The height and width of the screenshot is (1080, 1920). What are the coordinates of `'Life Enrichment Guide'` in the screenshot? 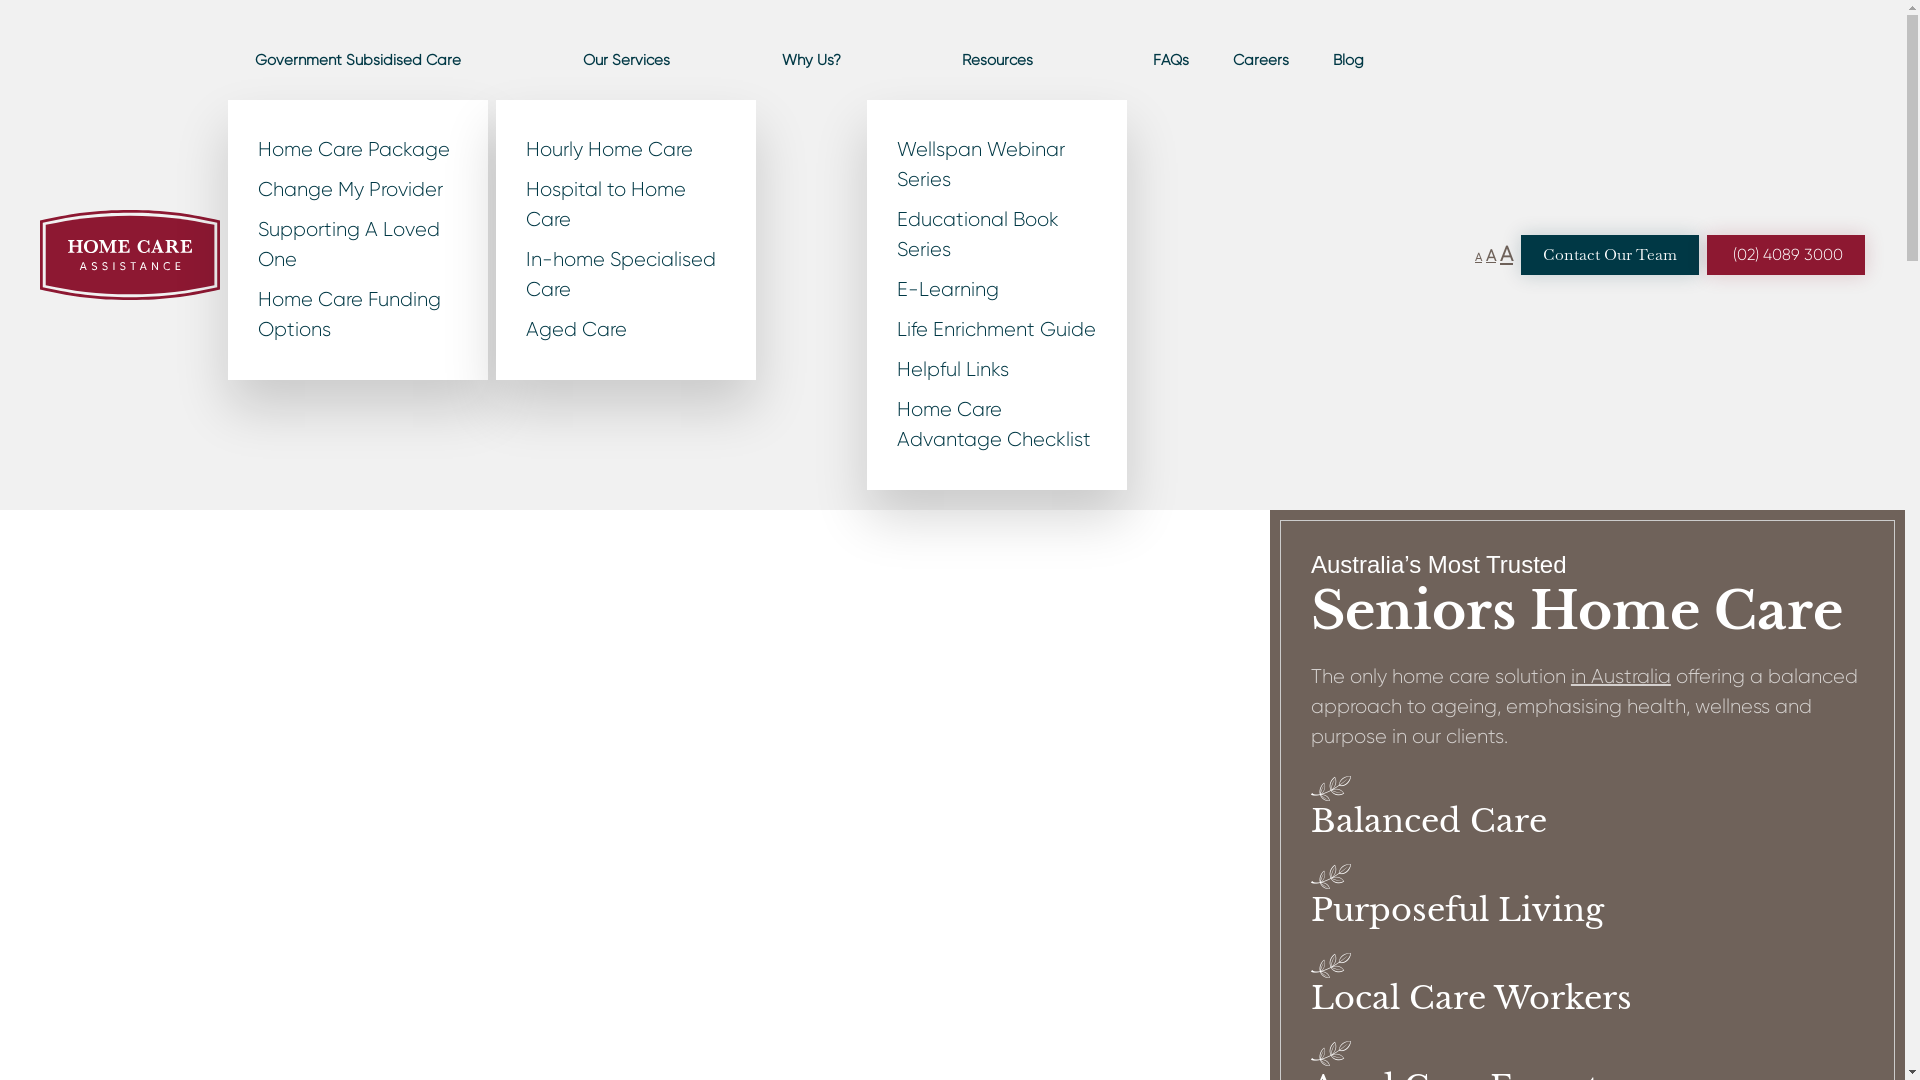 It's located at (997, 329).